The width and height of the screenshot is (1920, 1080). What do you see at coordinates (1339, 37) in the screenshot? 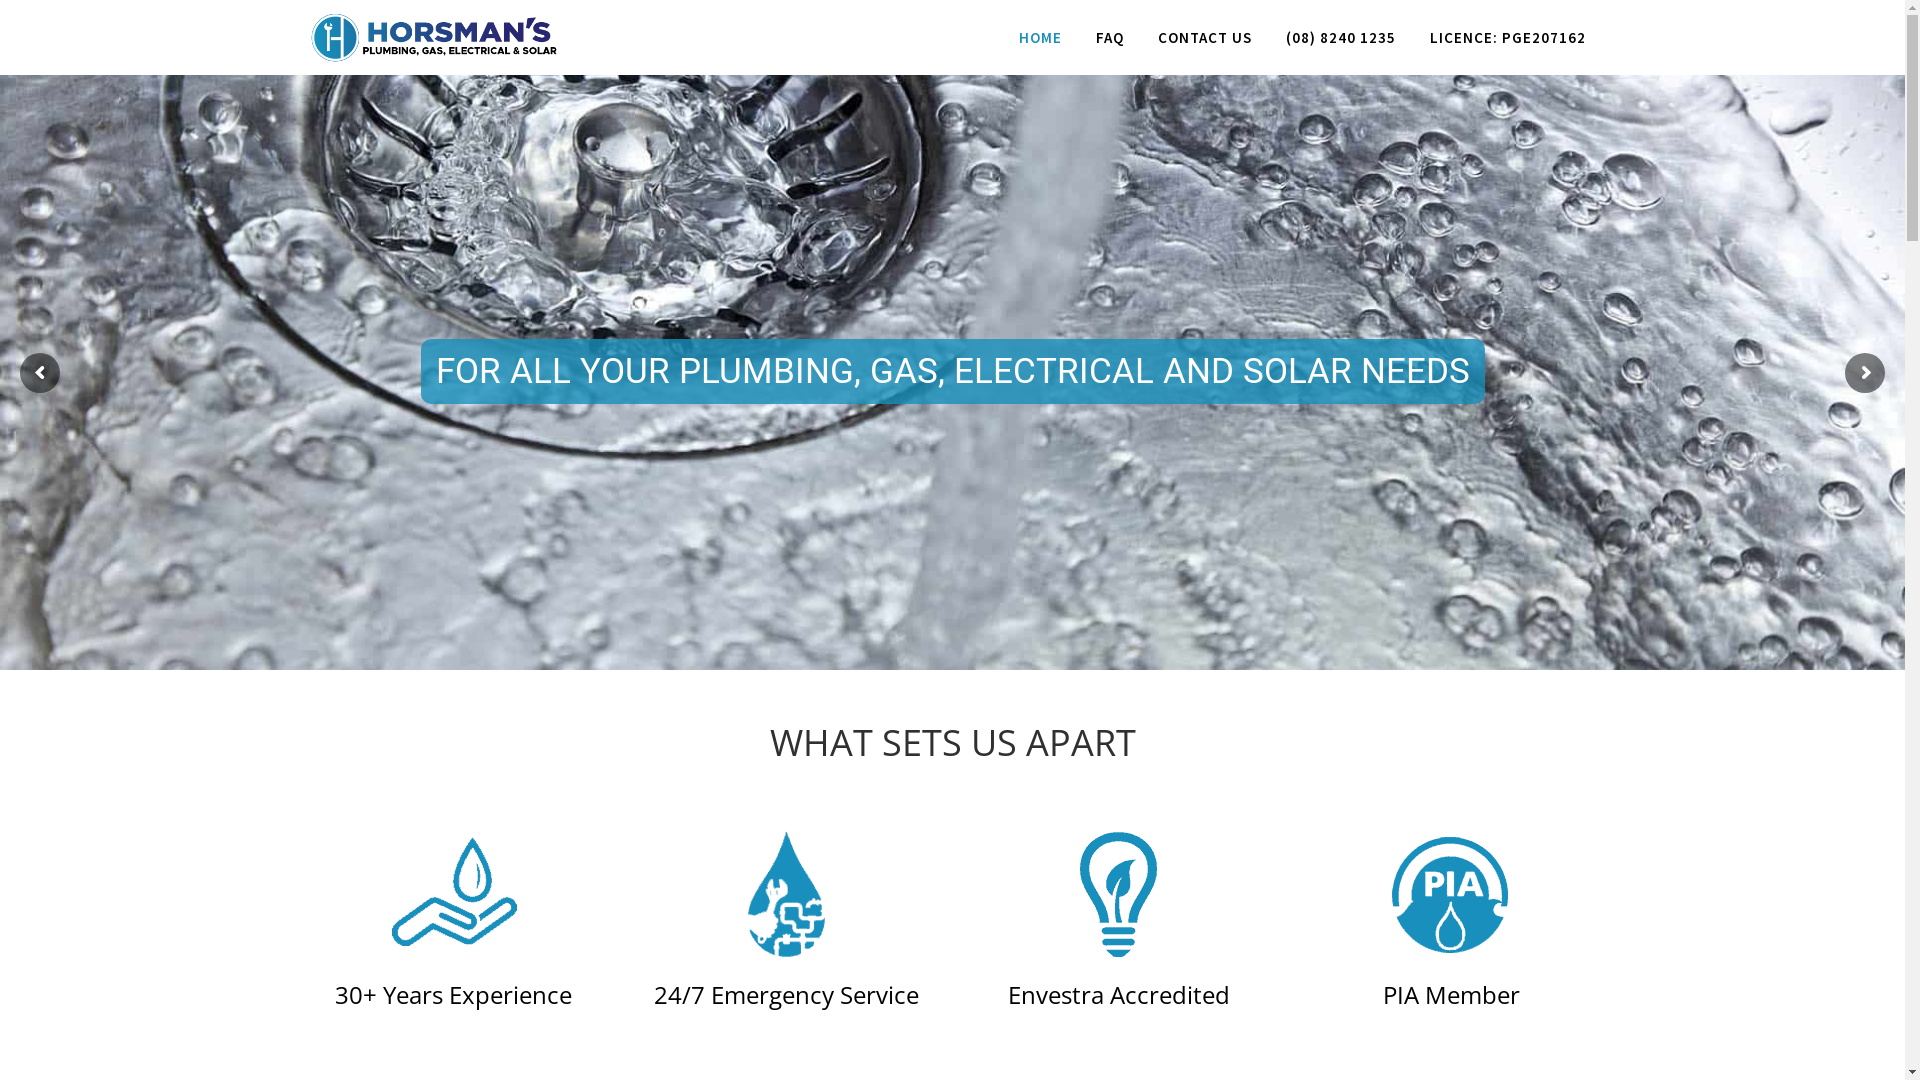
I see `'(08) 8240 1235'` at bounding box center [1339, 37].